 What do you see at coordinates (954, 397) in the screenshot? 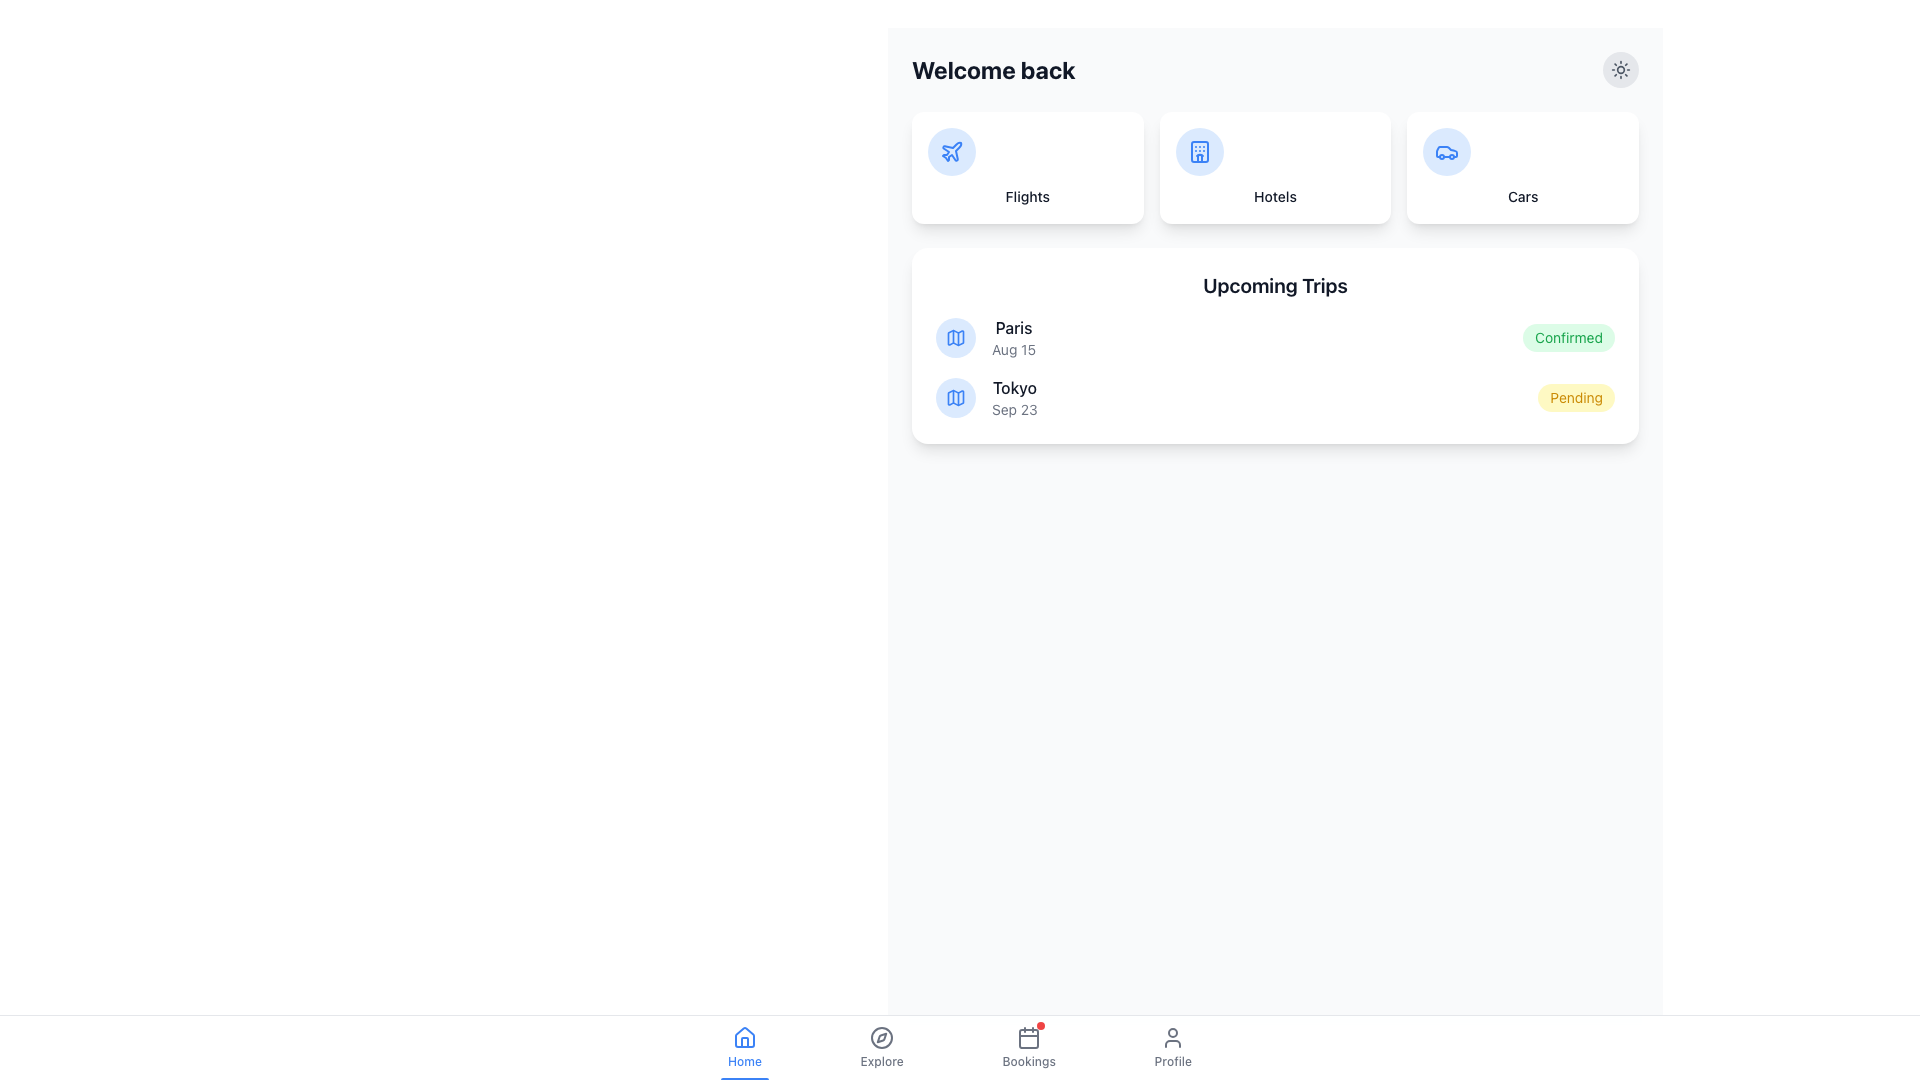
I see `the visual indicator icon for the trip entry labeled 'Tokyo', which is positioned in the second entry of the 'Upcoming Trips' list, to the left of the text 'Tokyo' and 'Sep 23'` at bounding box center [954, 397].